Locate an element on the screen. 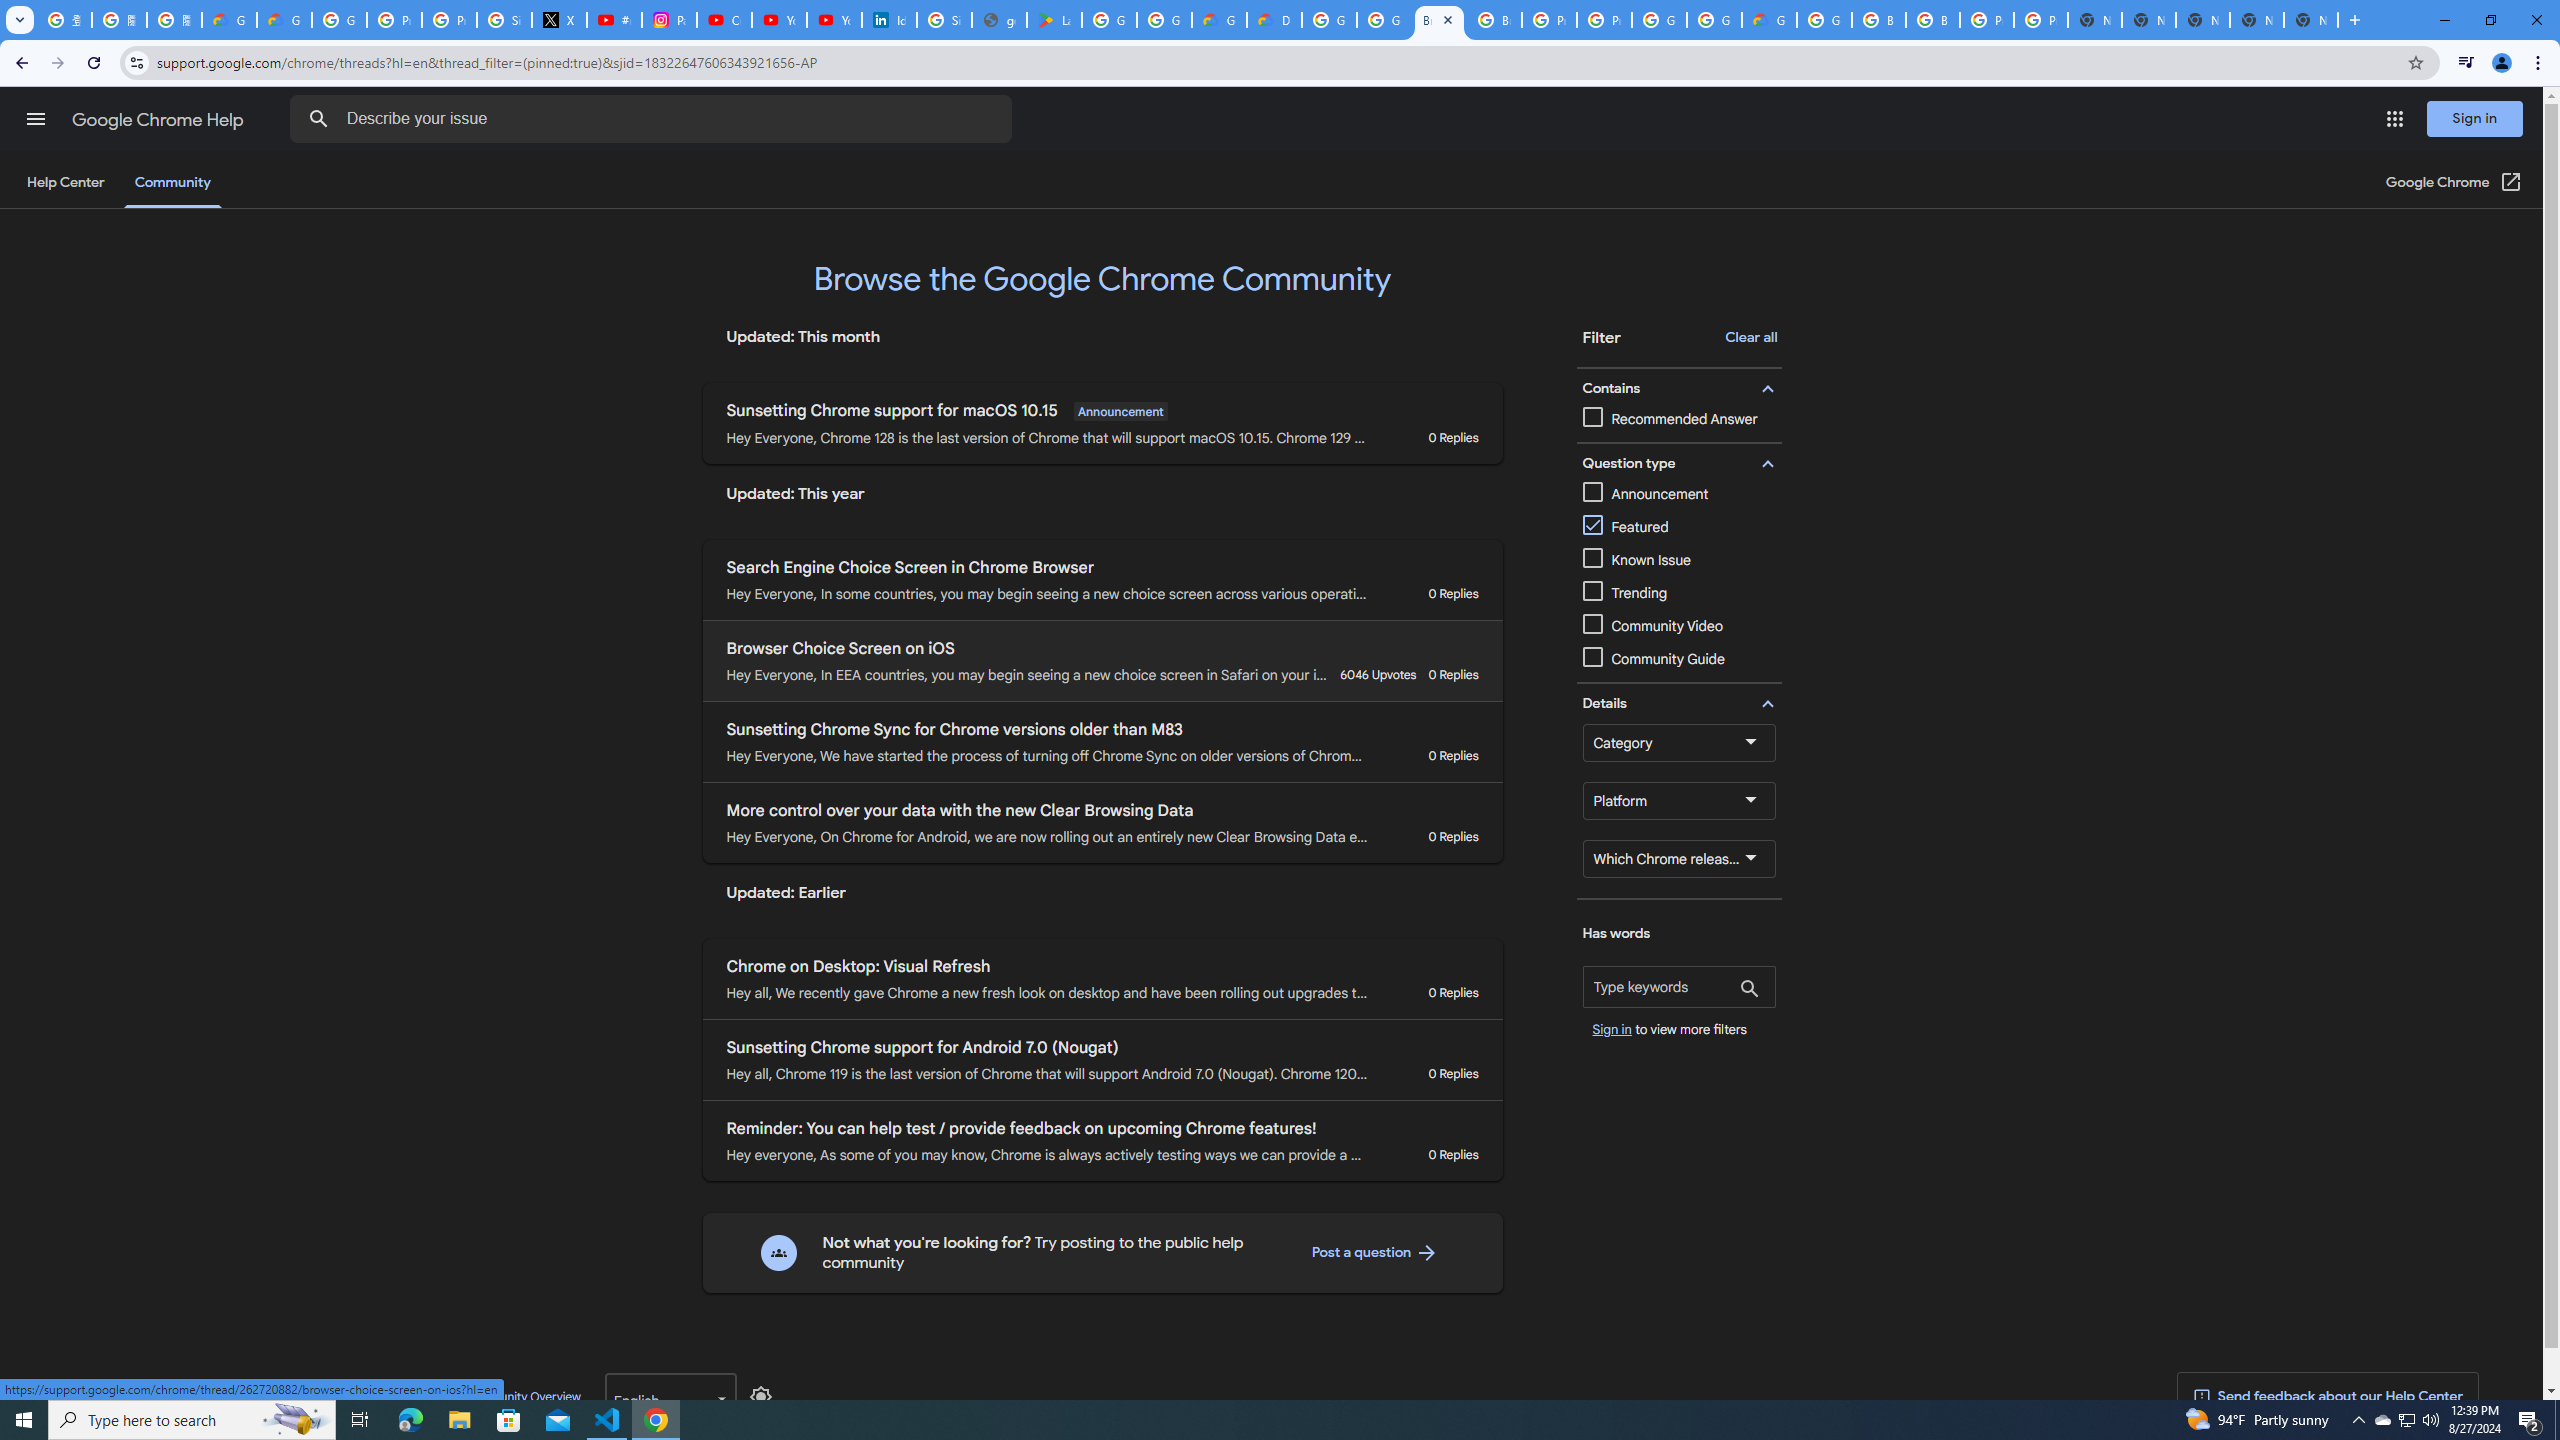 This screenshot has height=1440, width=2560. 'Featured' is located at coordinates (1625, 526).